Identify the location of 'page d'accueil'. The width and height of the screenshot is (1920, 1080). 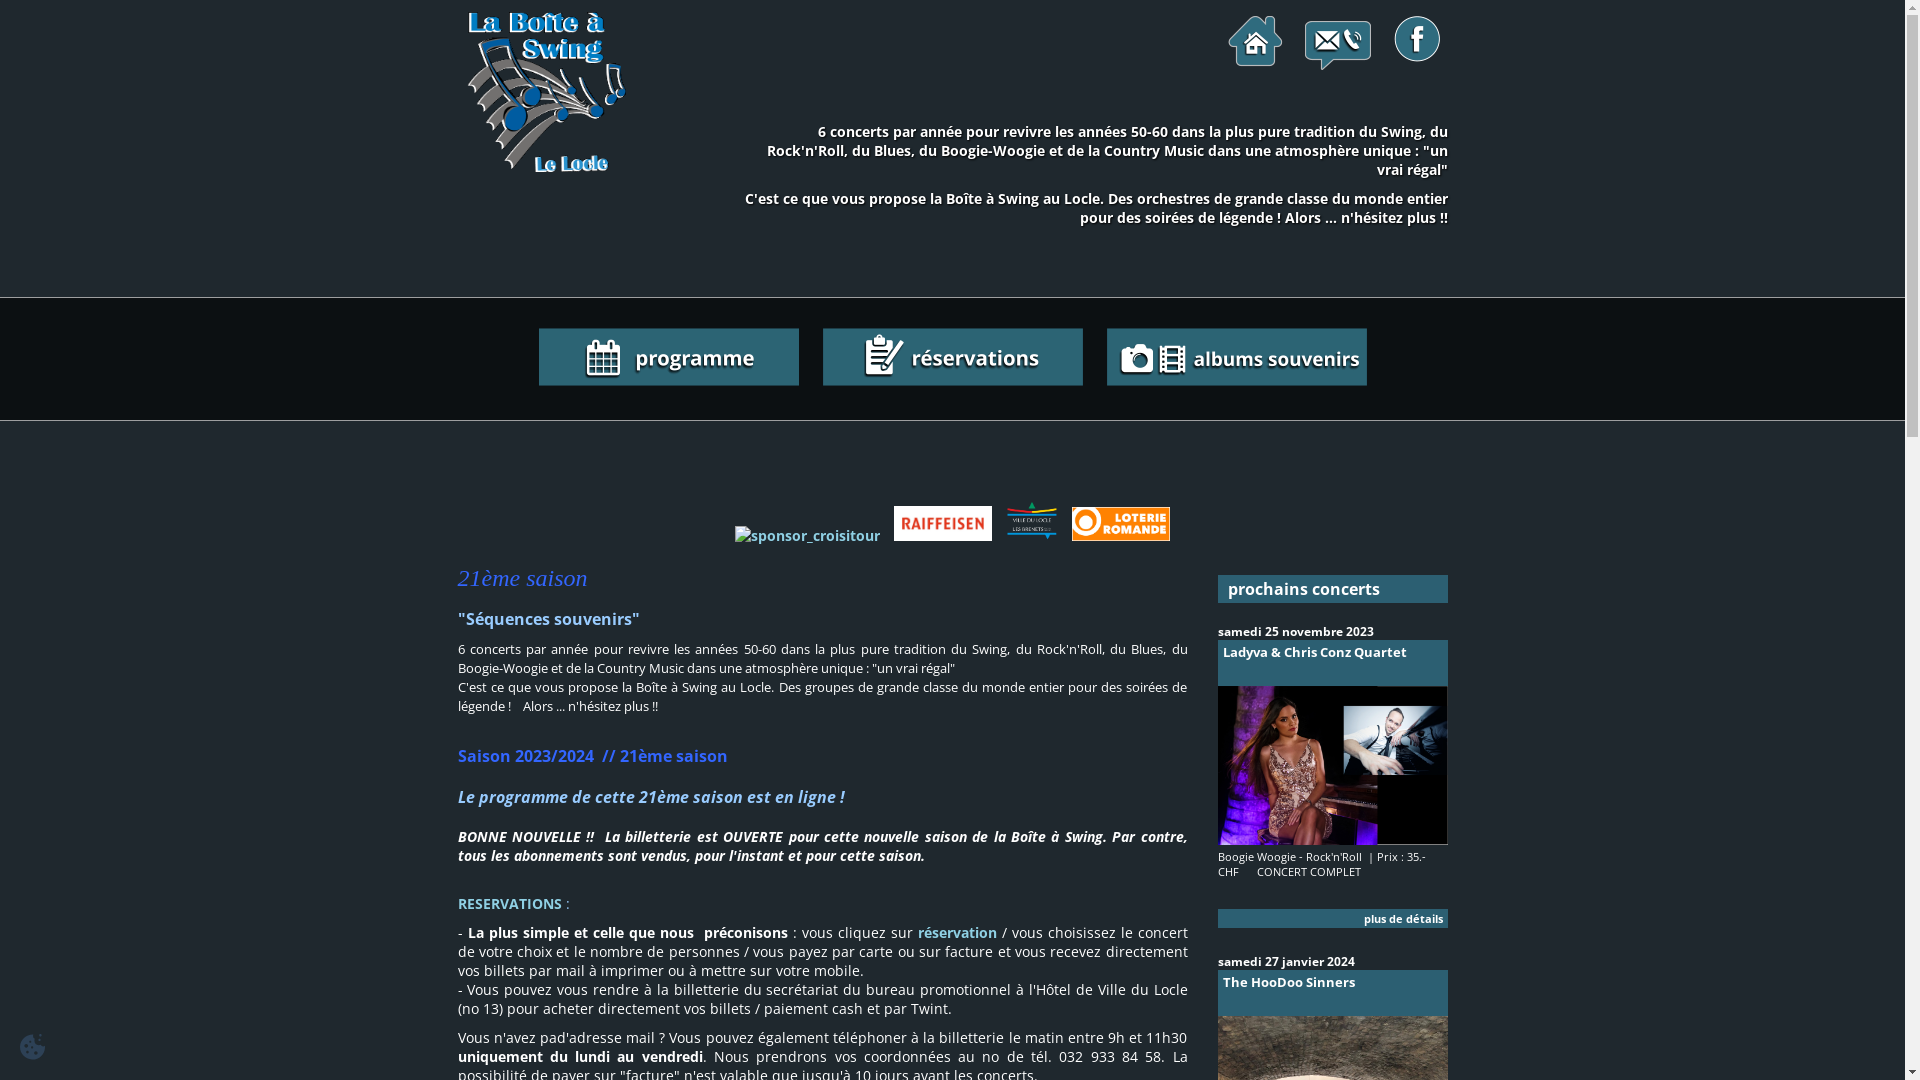
(1255, 43).